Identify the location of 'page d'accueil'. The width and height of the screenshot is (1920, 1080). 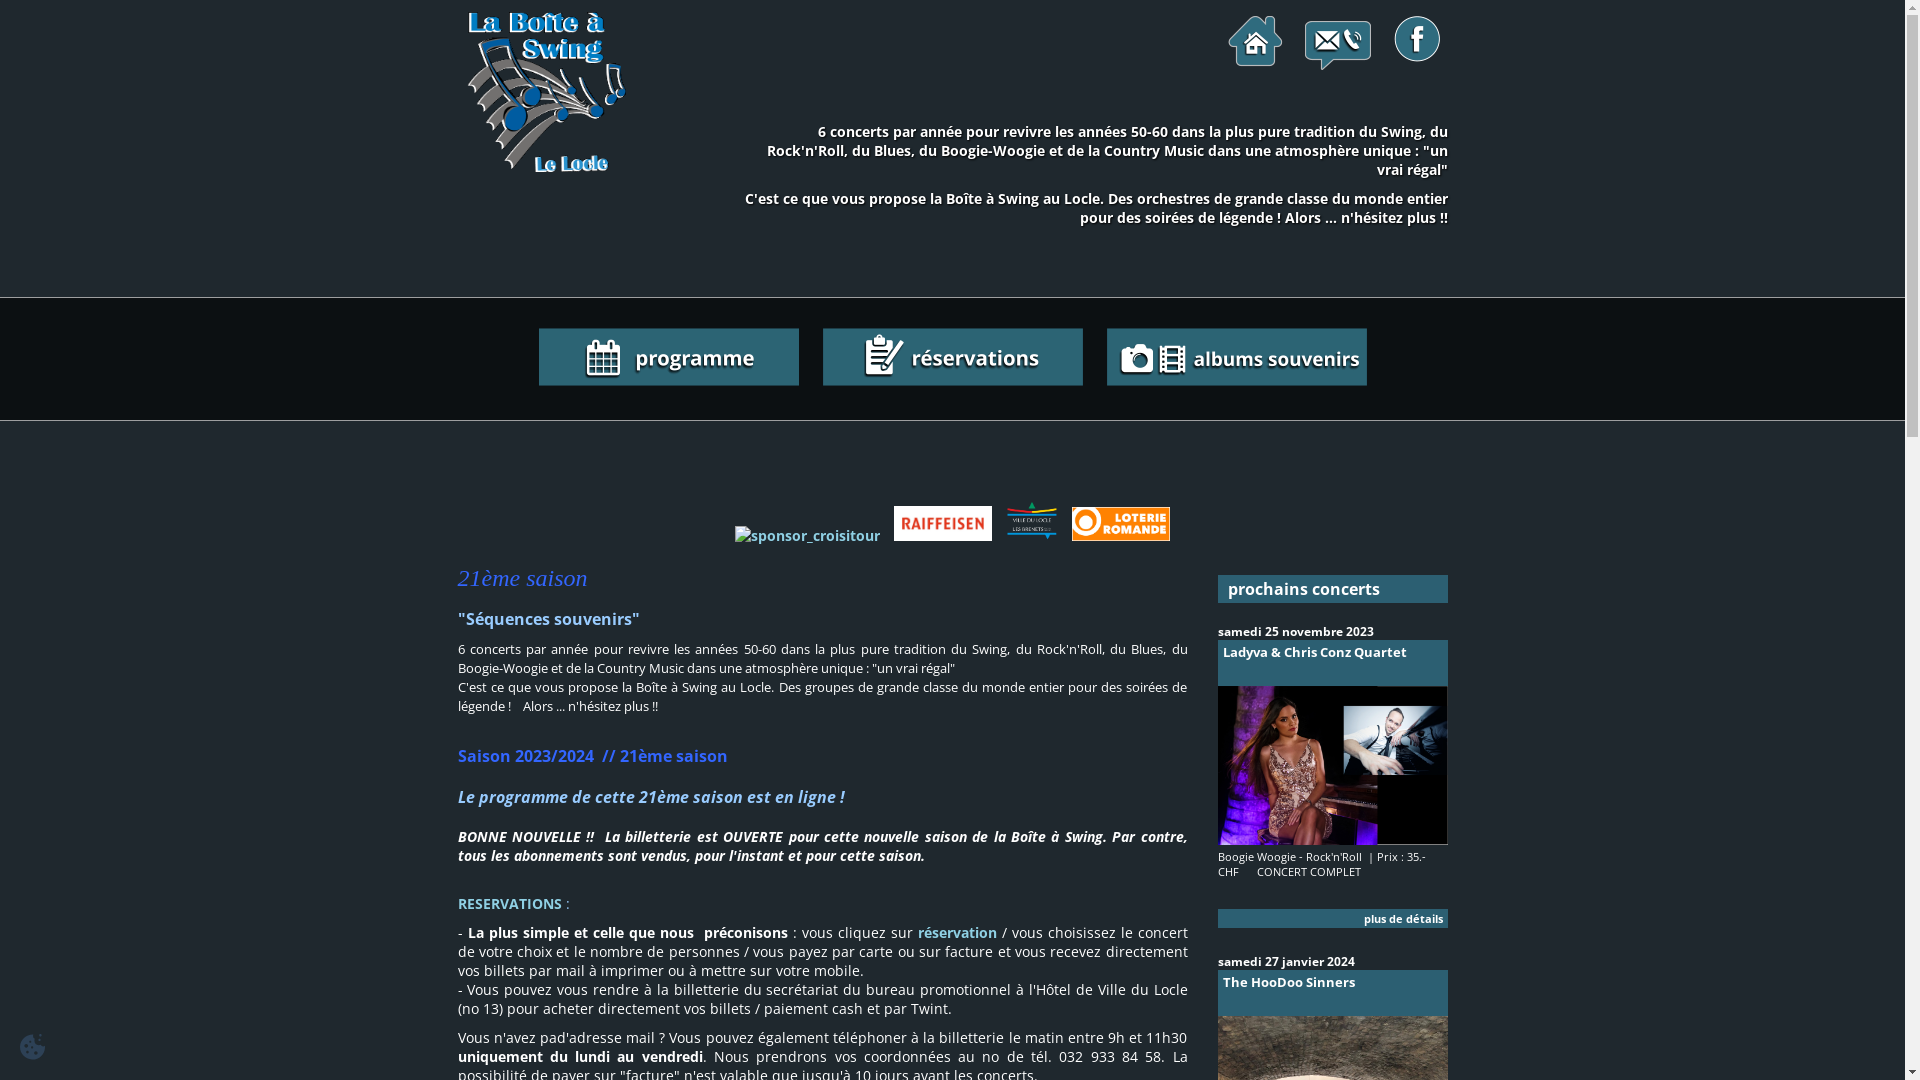
(1255, 43).